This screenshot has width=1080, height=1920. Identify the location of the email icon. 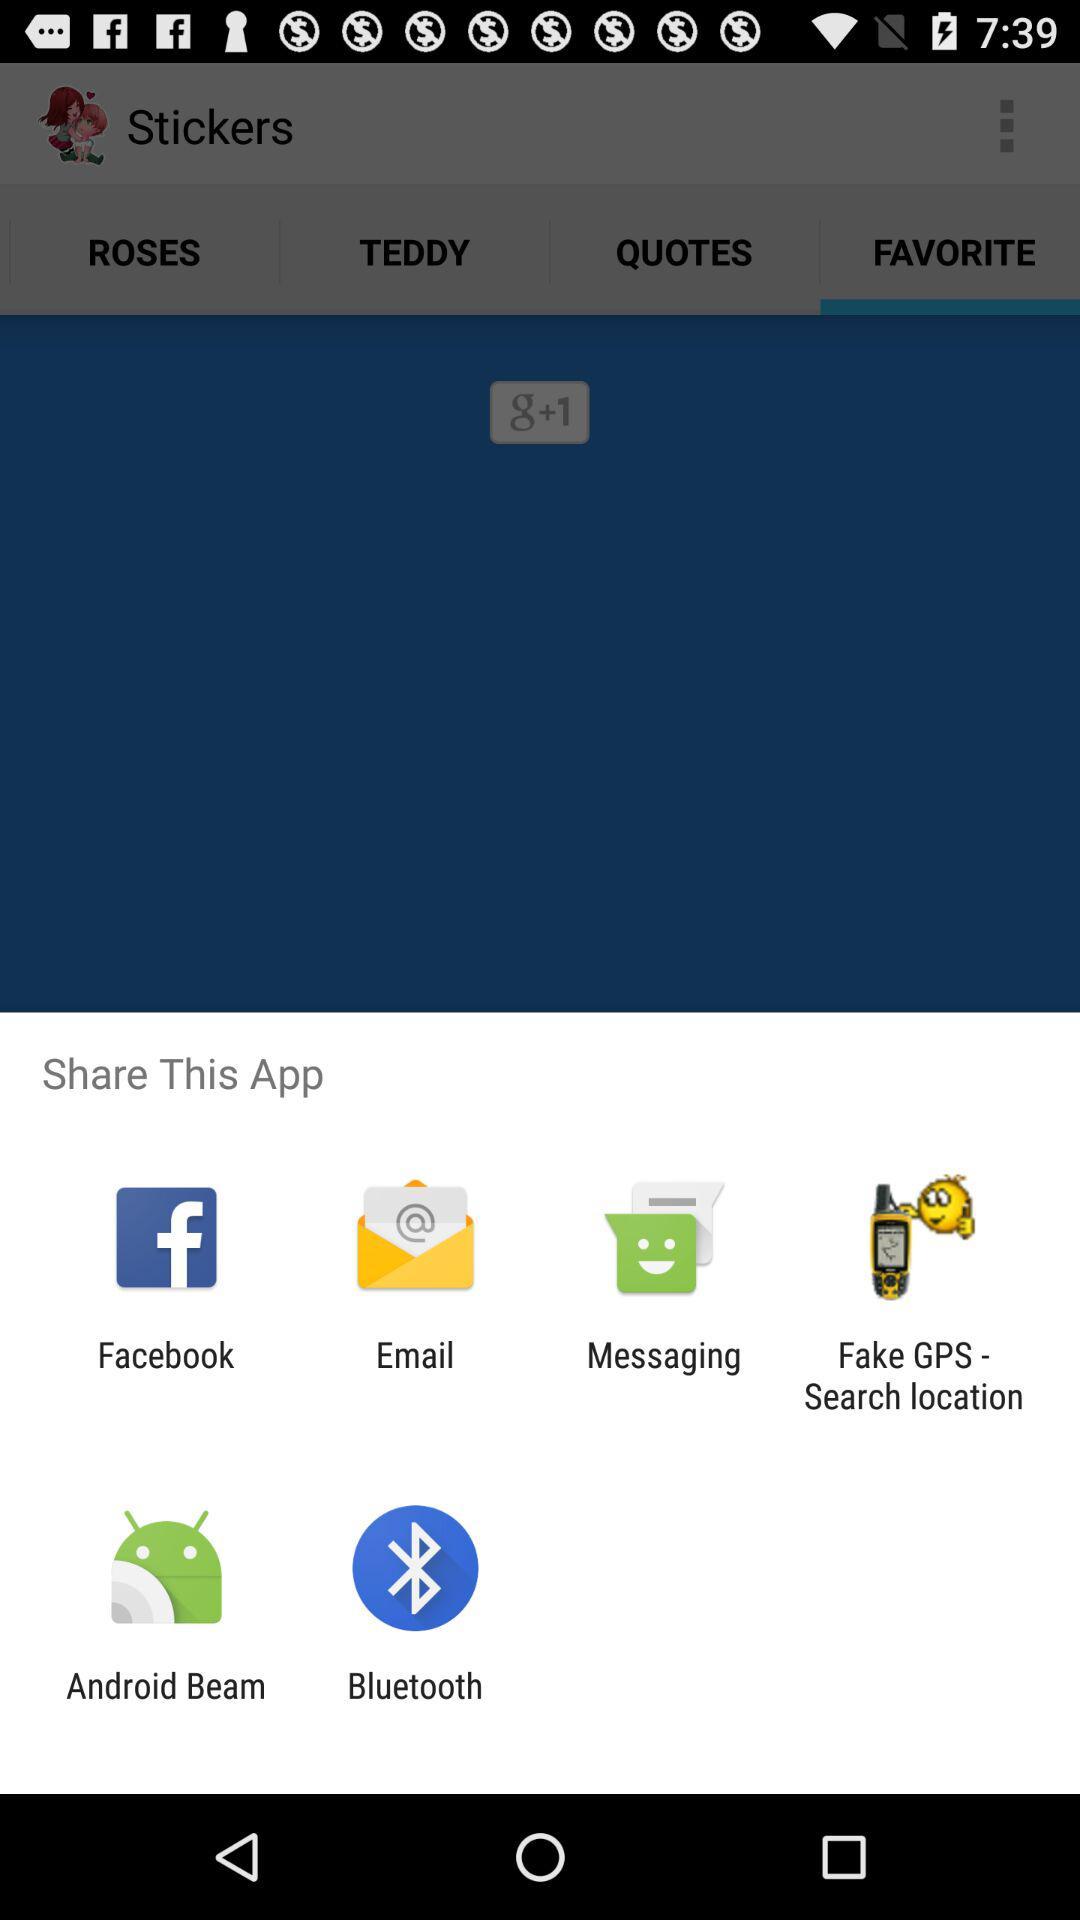
(414, 1374).